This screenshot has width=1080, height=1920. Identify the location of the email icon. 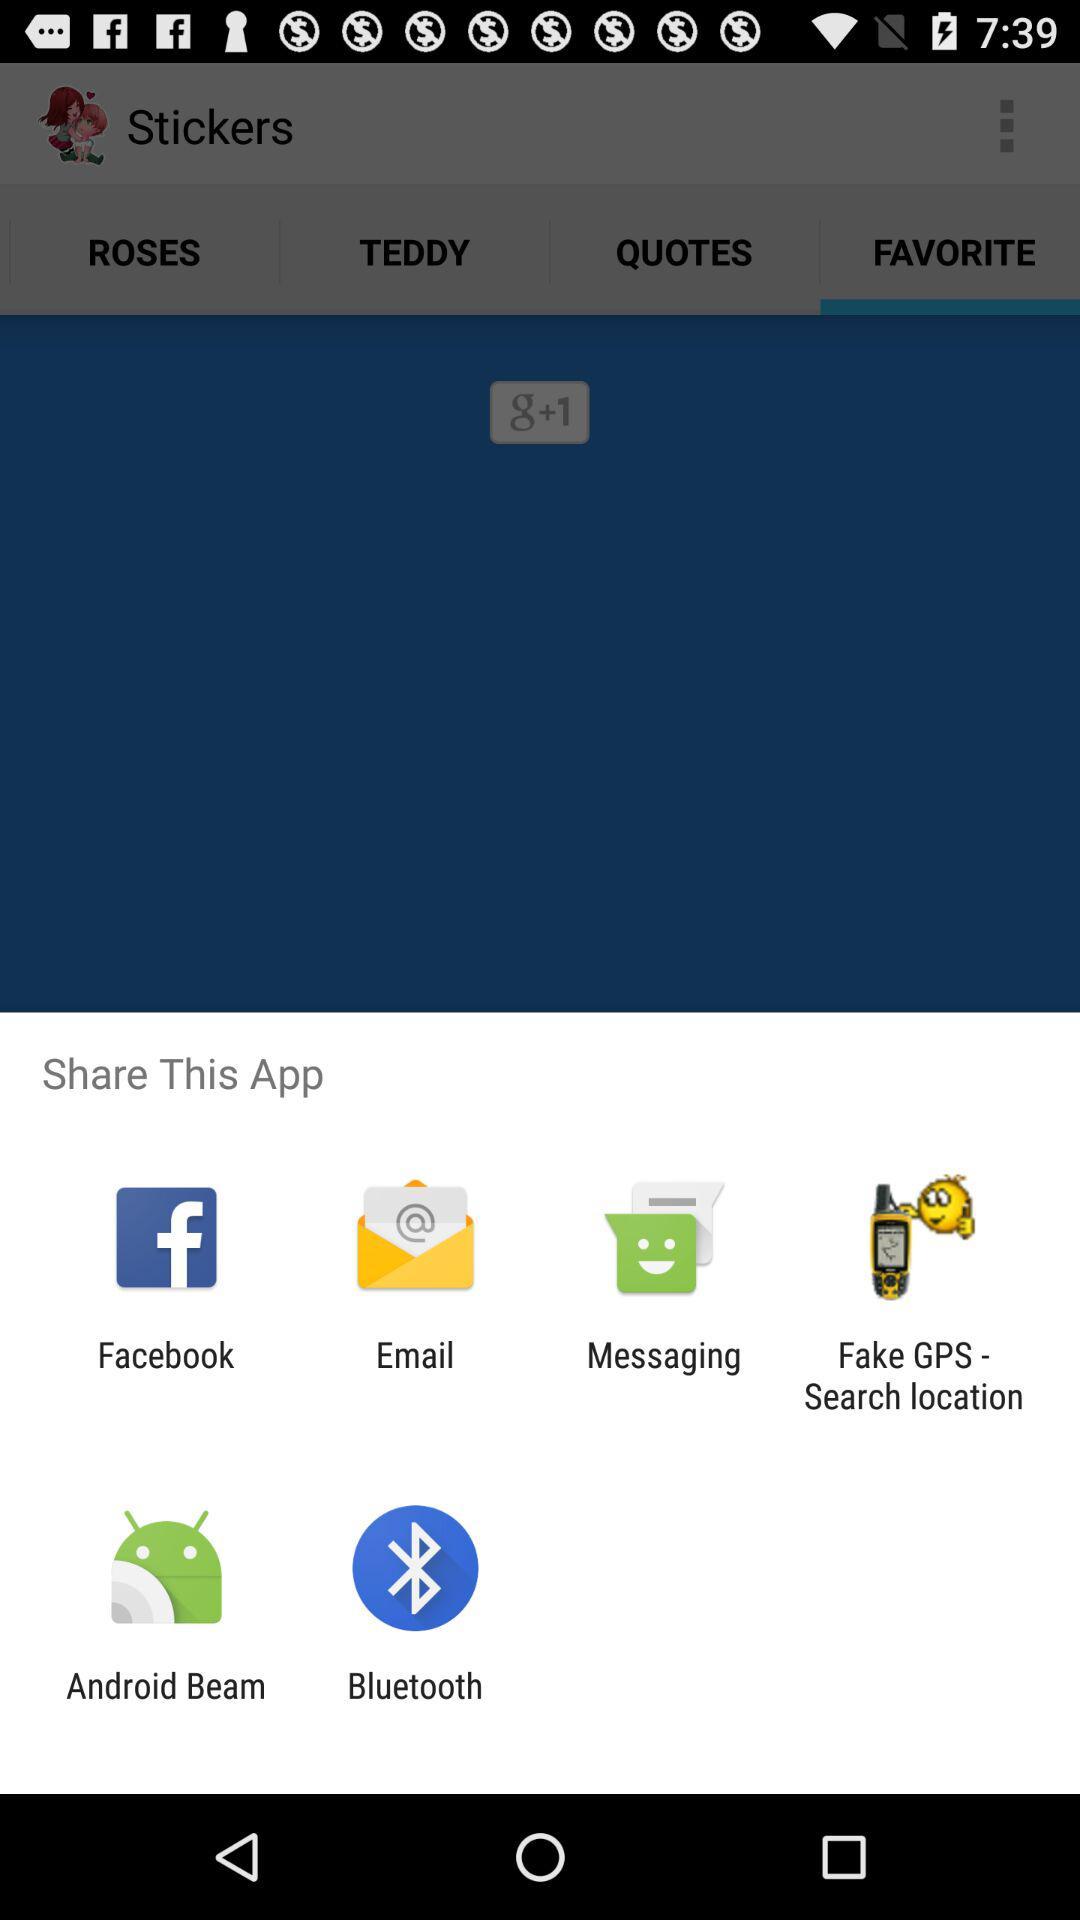
(414, 1374).